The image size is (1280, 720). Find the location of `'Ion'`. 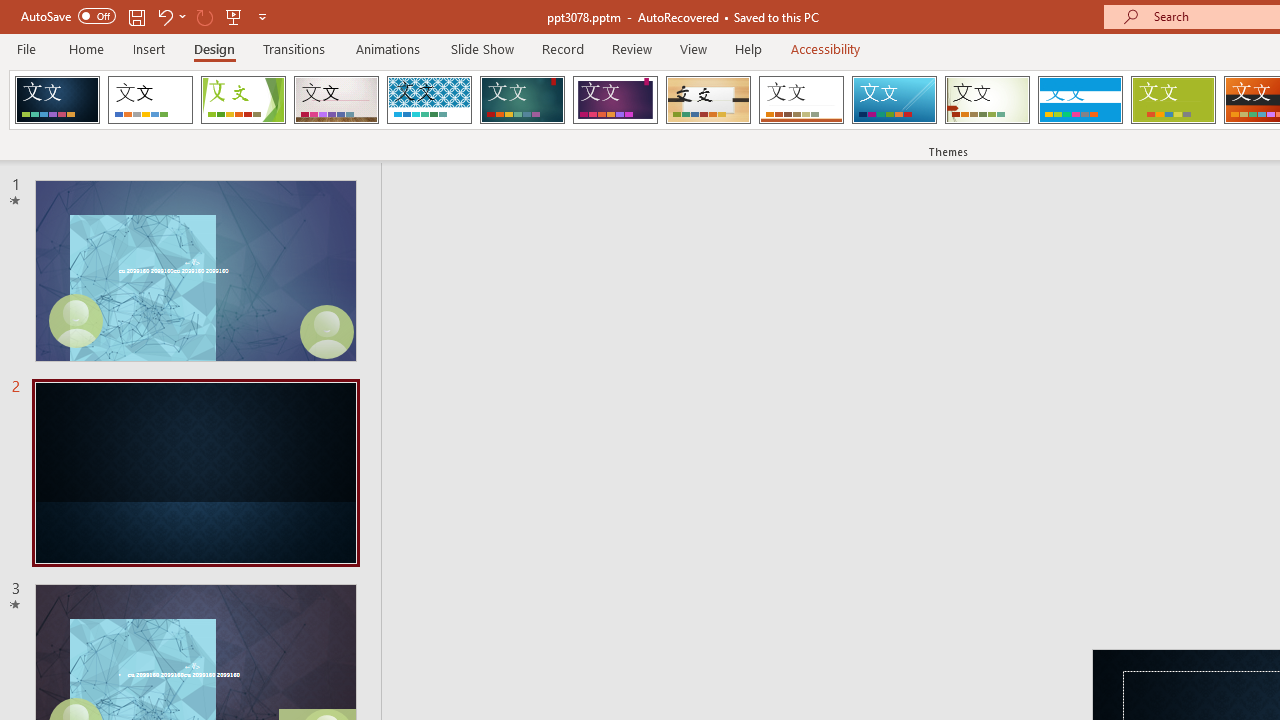

'Ion' is located at coordinates (522, 100).